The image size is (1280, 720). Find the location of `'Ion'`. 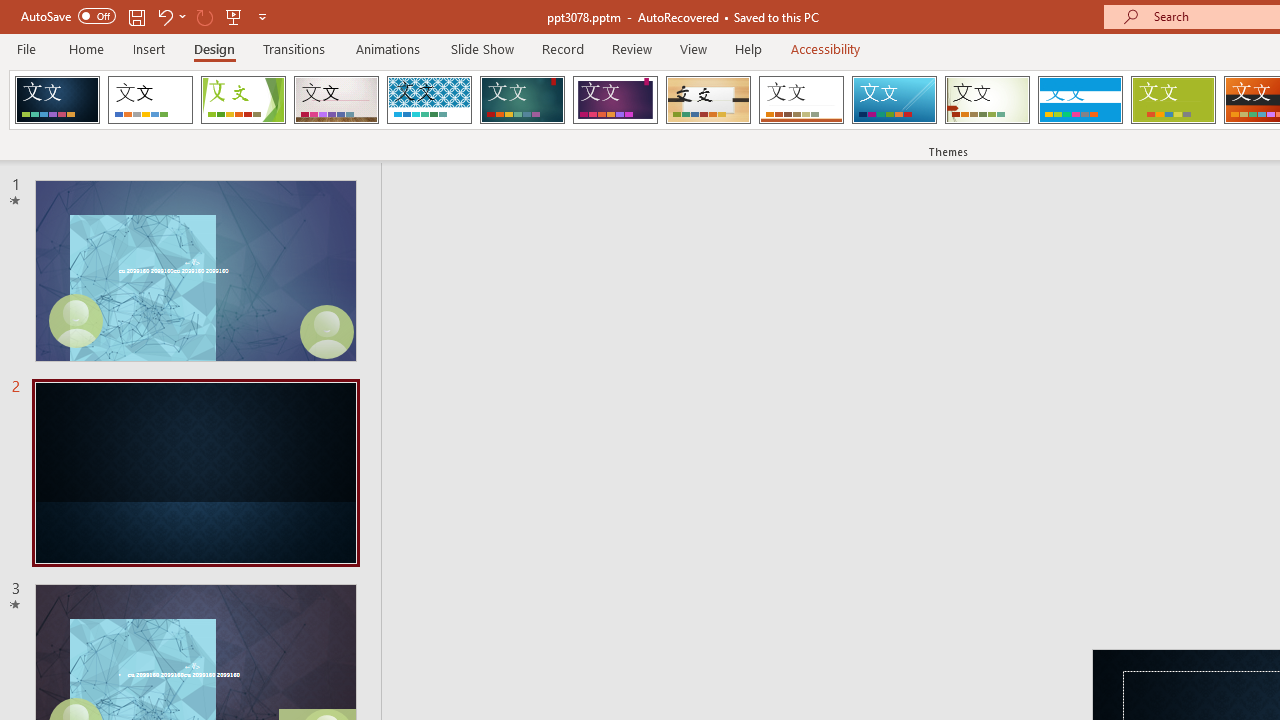

'Ion' is located at coordinates (522, 100).